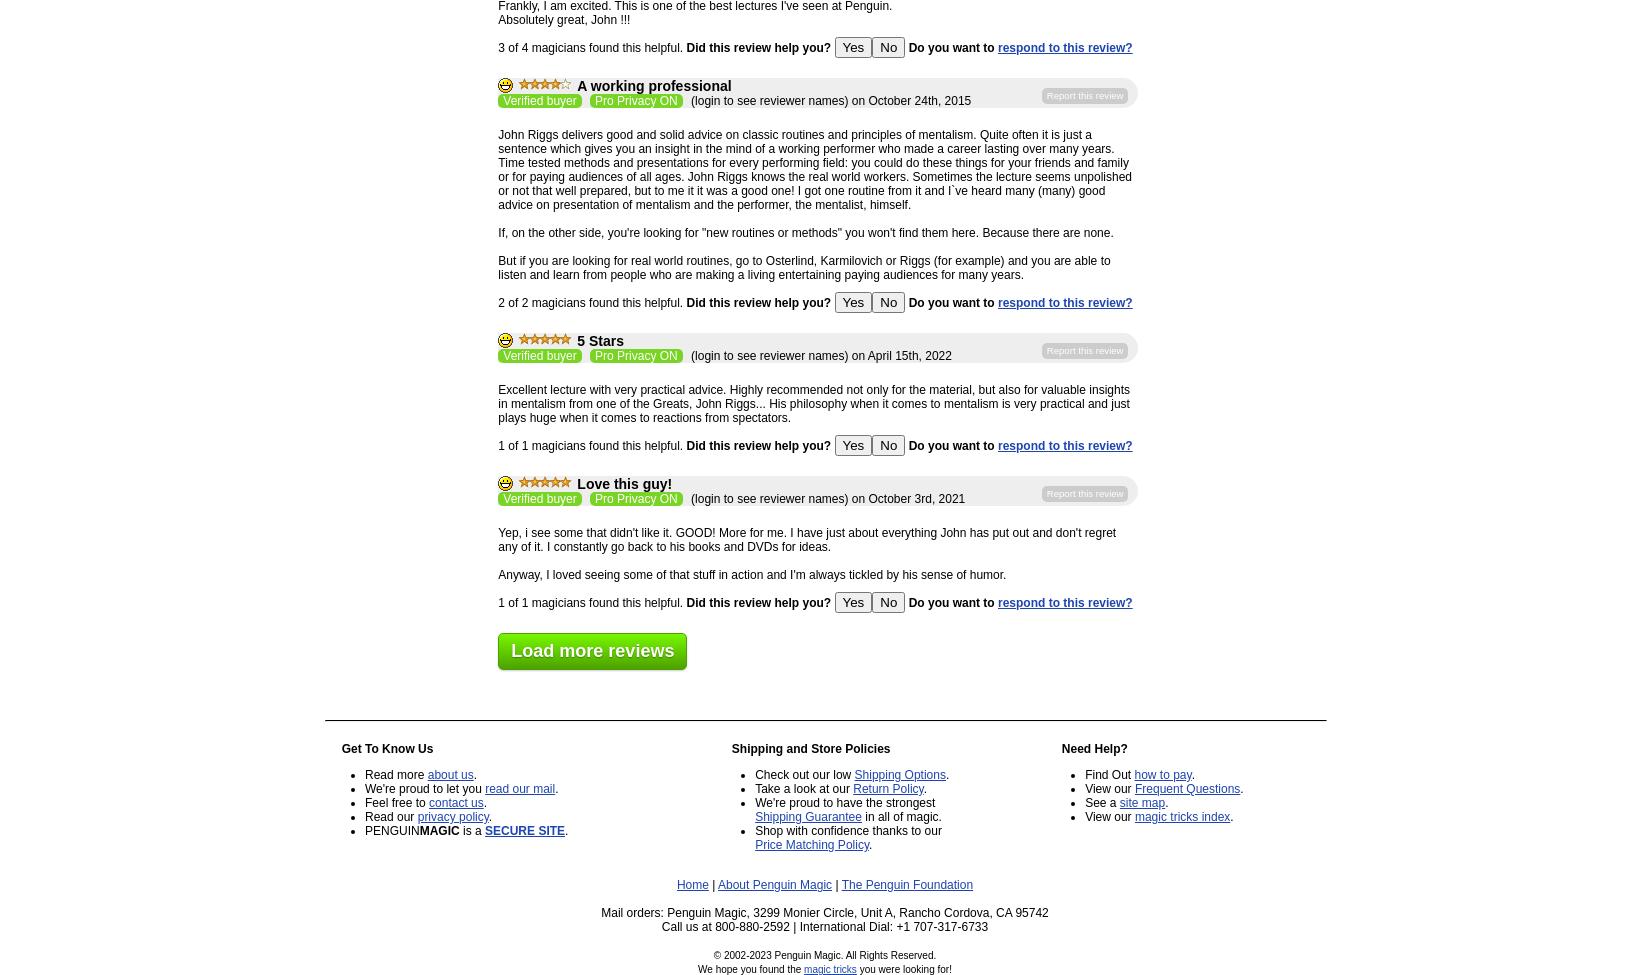 The height and width of the screenshot is (975, 1650). What do you see at coordinates (623, 483) in the screenshot?
I see `'Love this guy!'` at bounding box center [623, 483].